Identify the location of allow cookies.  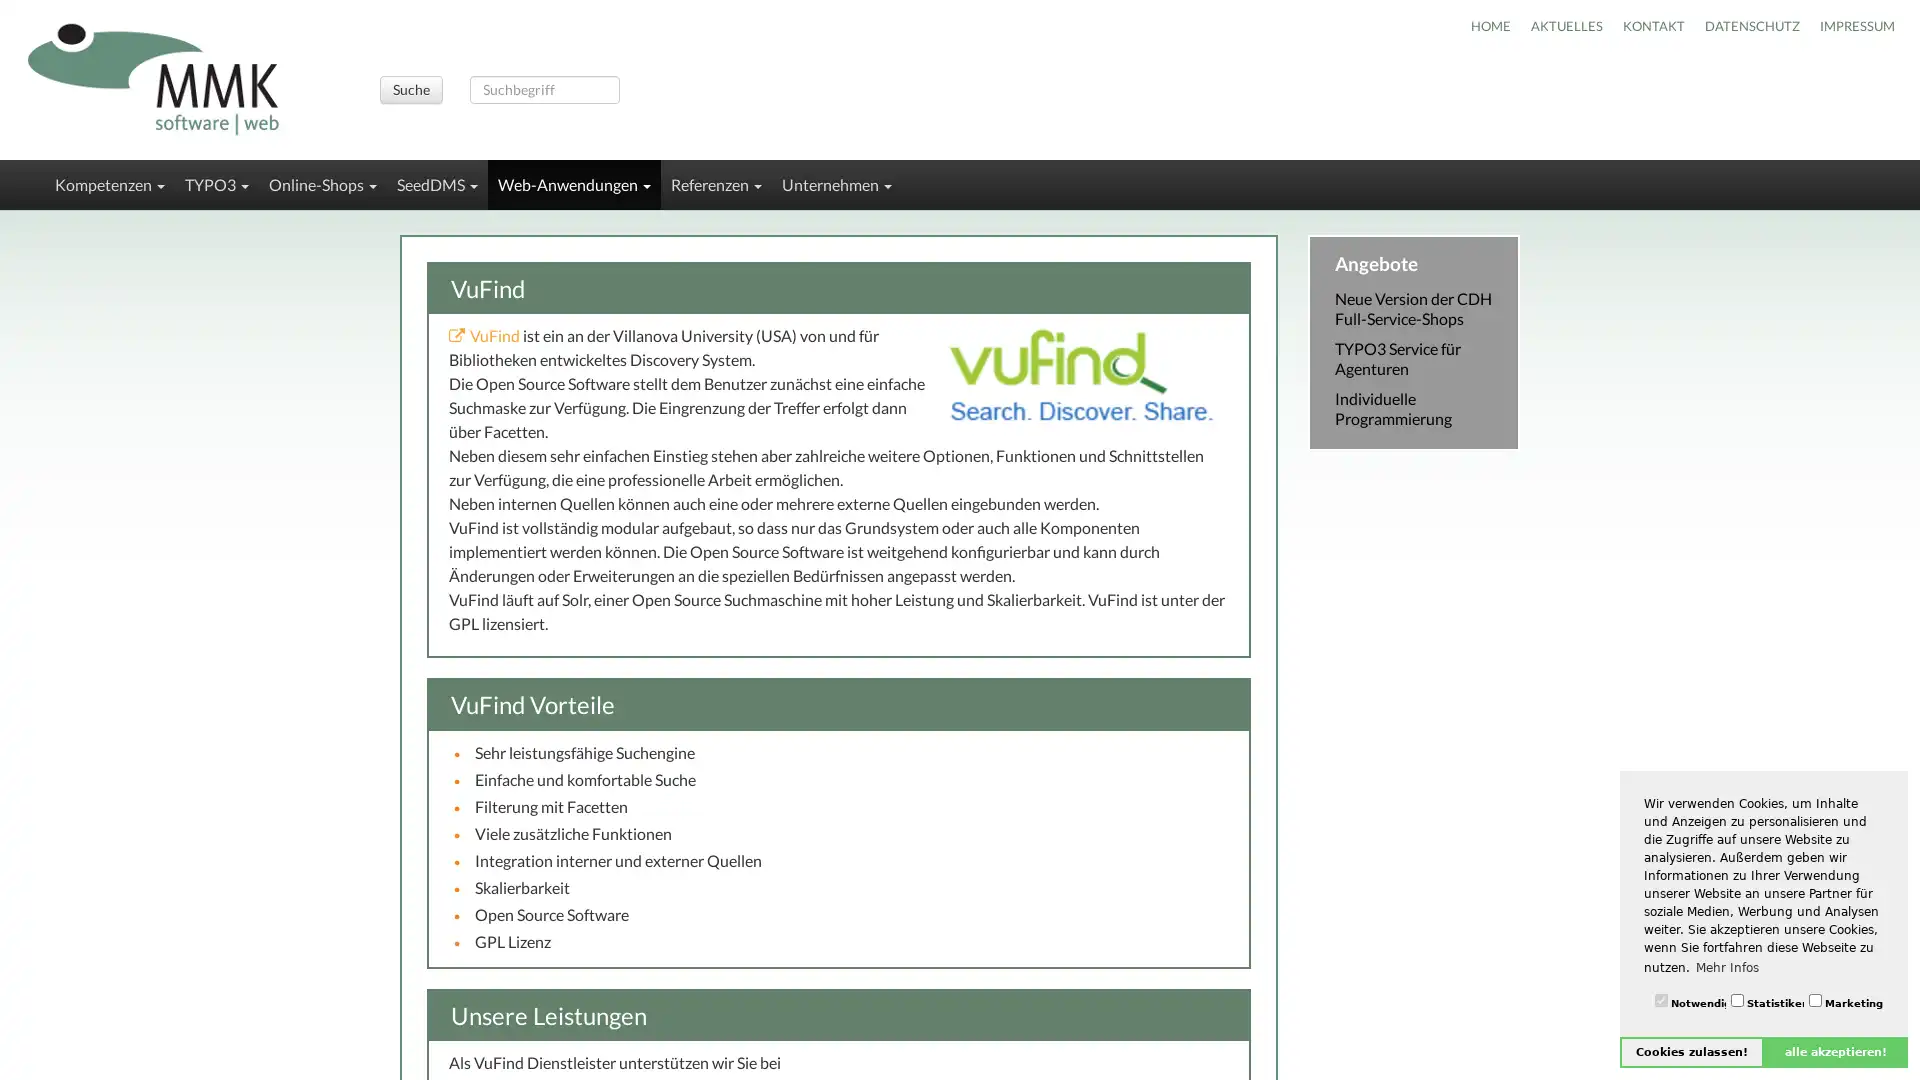
(1690, 1051).